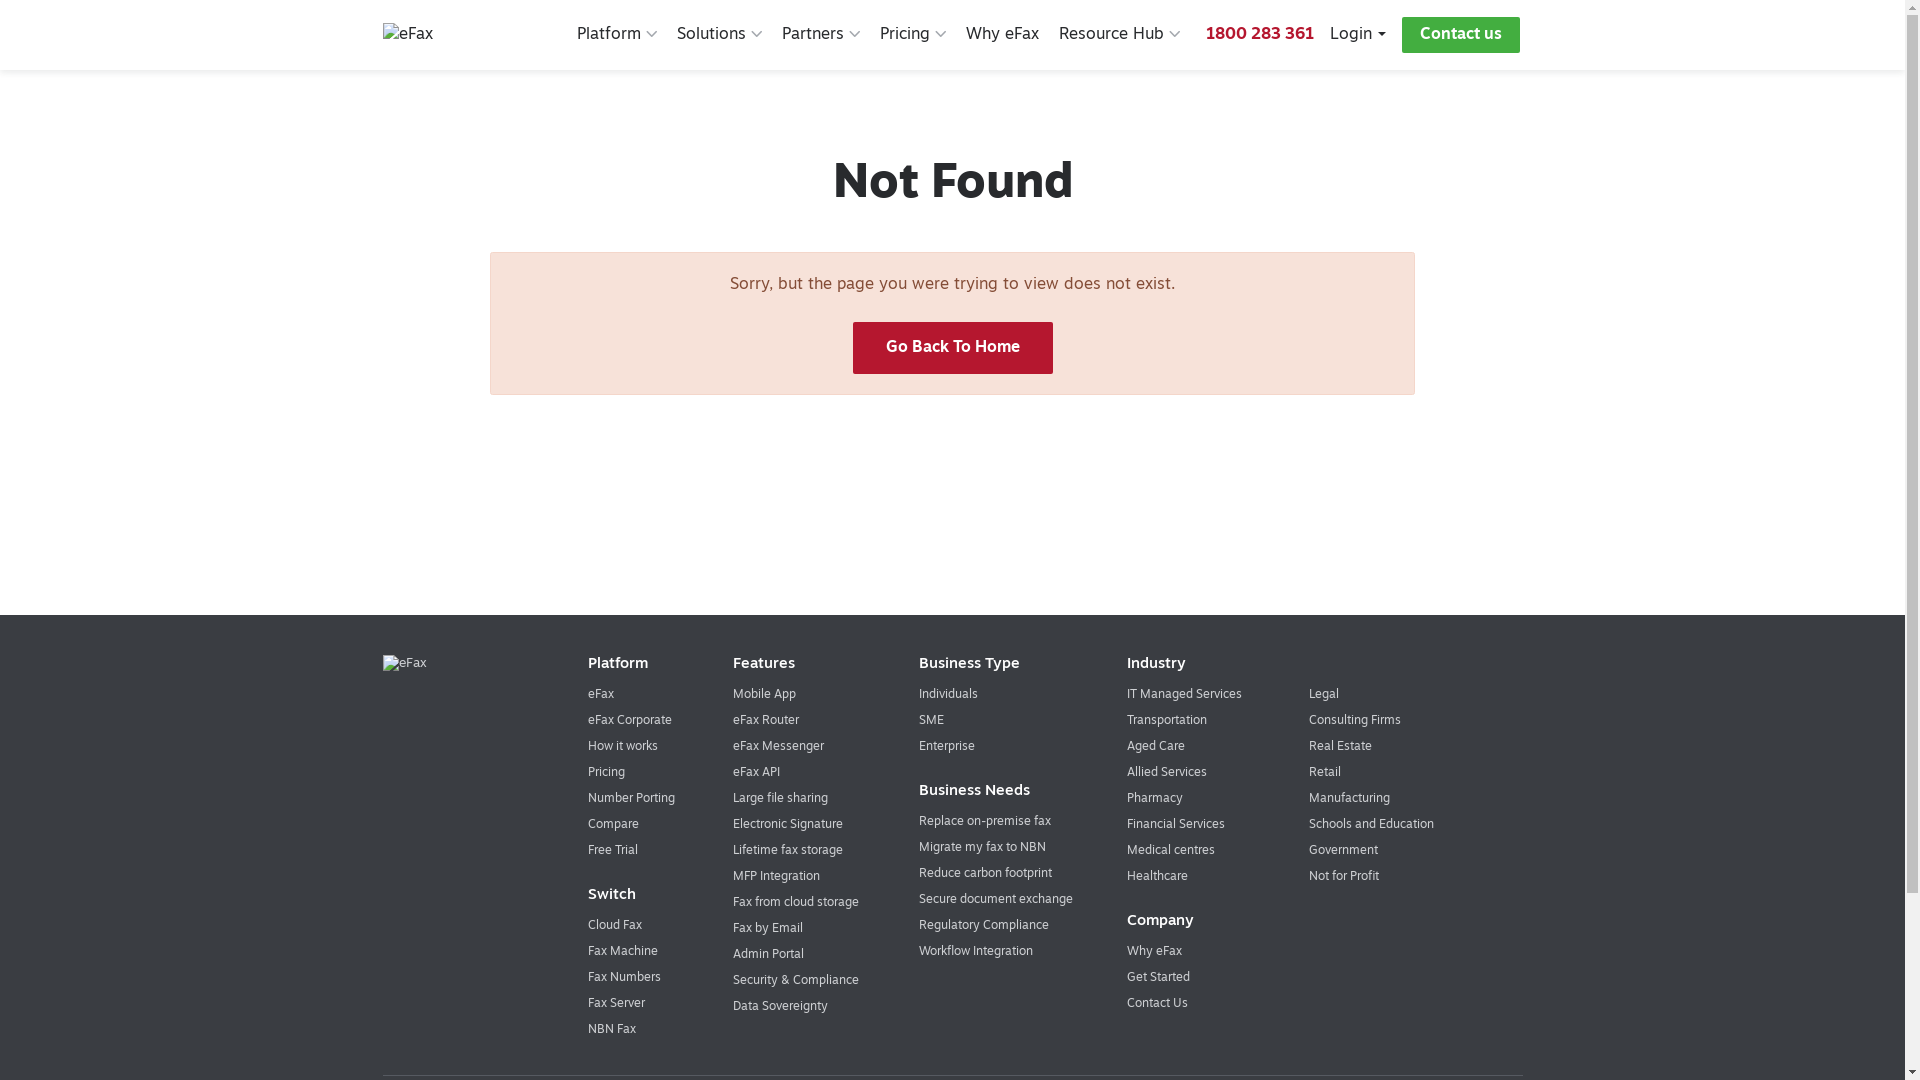 Image resolution: width=1920 pixels, height=1080 pixels. What do you see at coordinates (1324, 771) in the screenshot?
I see `'Retail'` at bounding box center [1324, 771].